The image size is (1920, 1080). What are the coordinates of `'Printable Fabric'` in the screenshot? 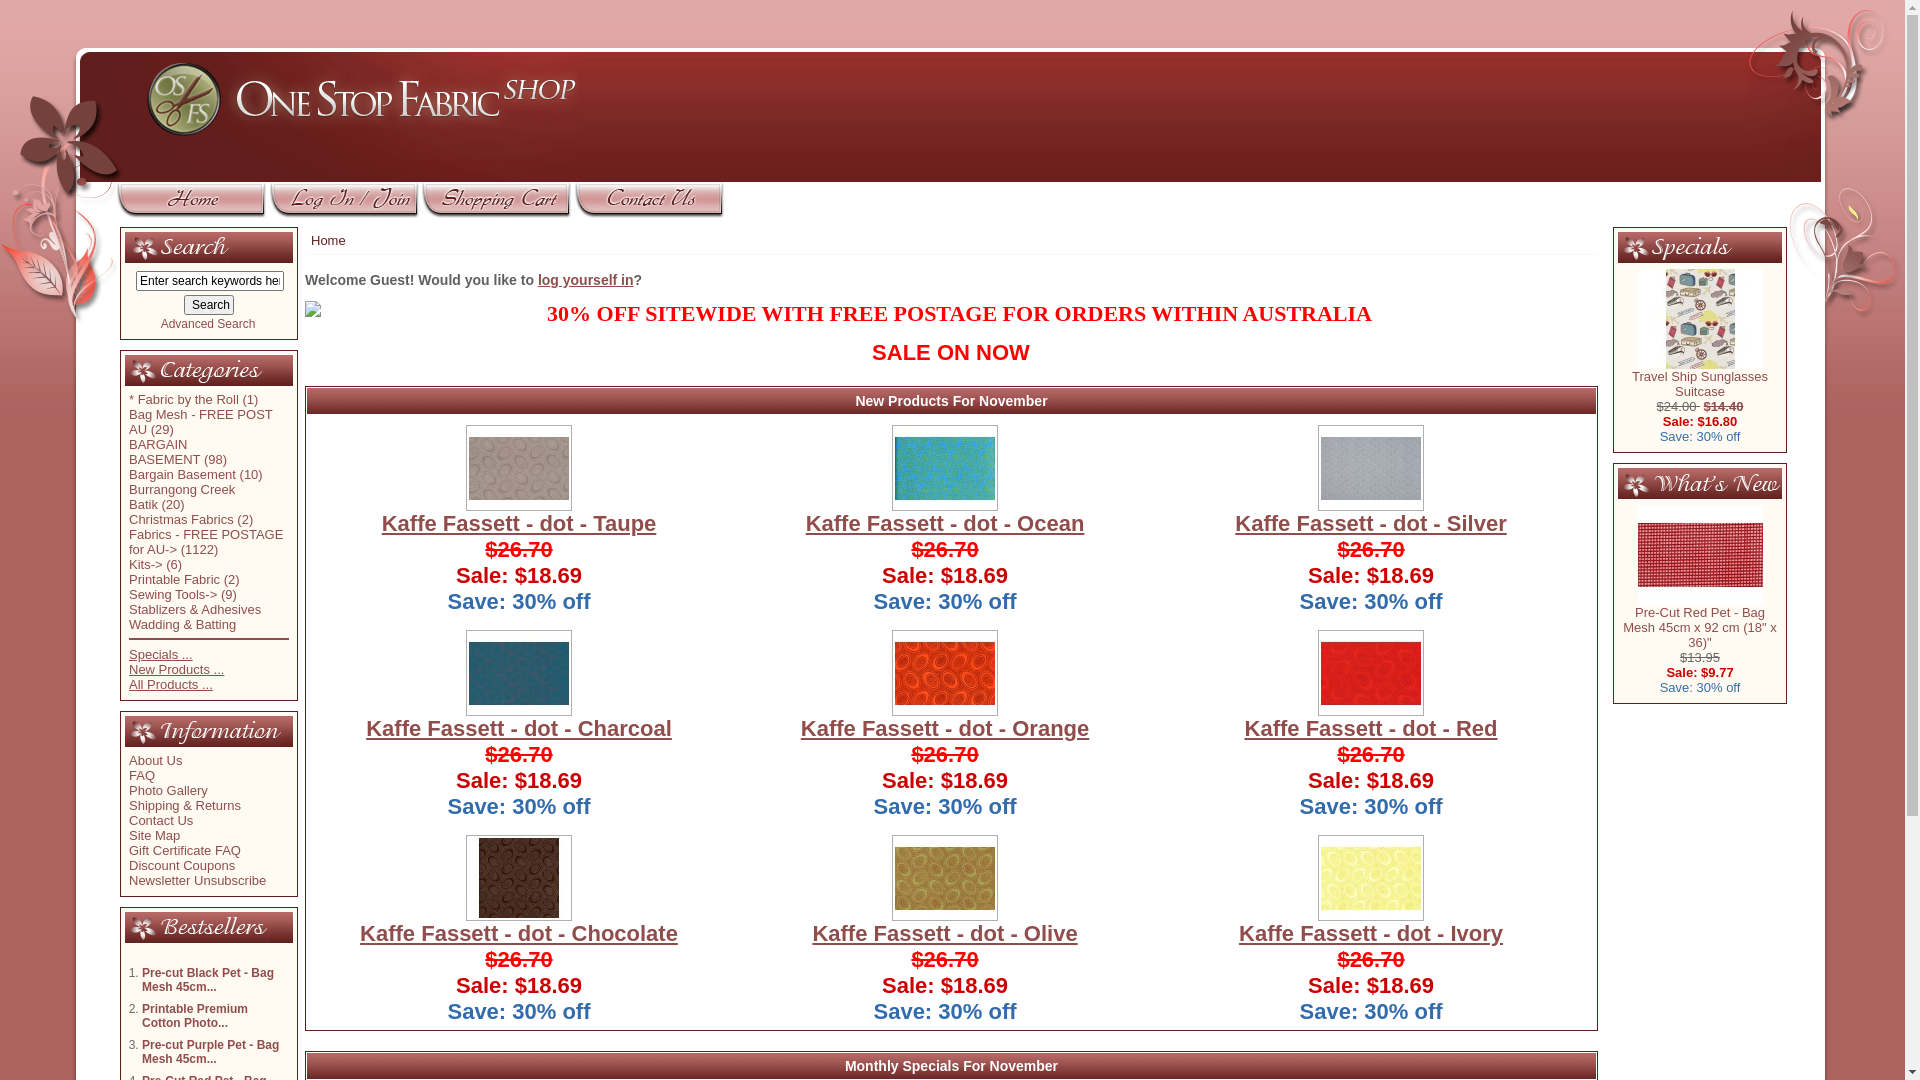 It's located at (174, 579).